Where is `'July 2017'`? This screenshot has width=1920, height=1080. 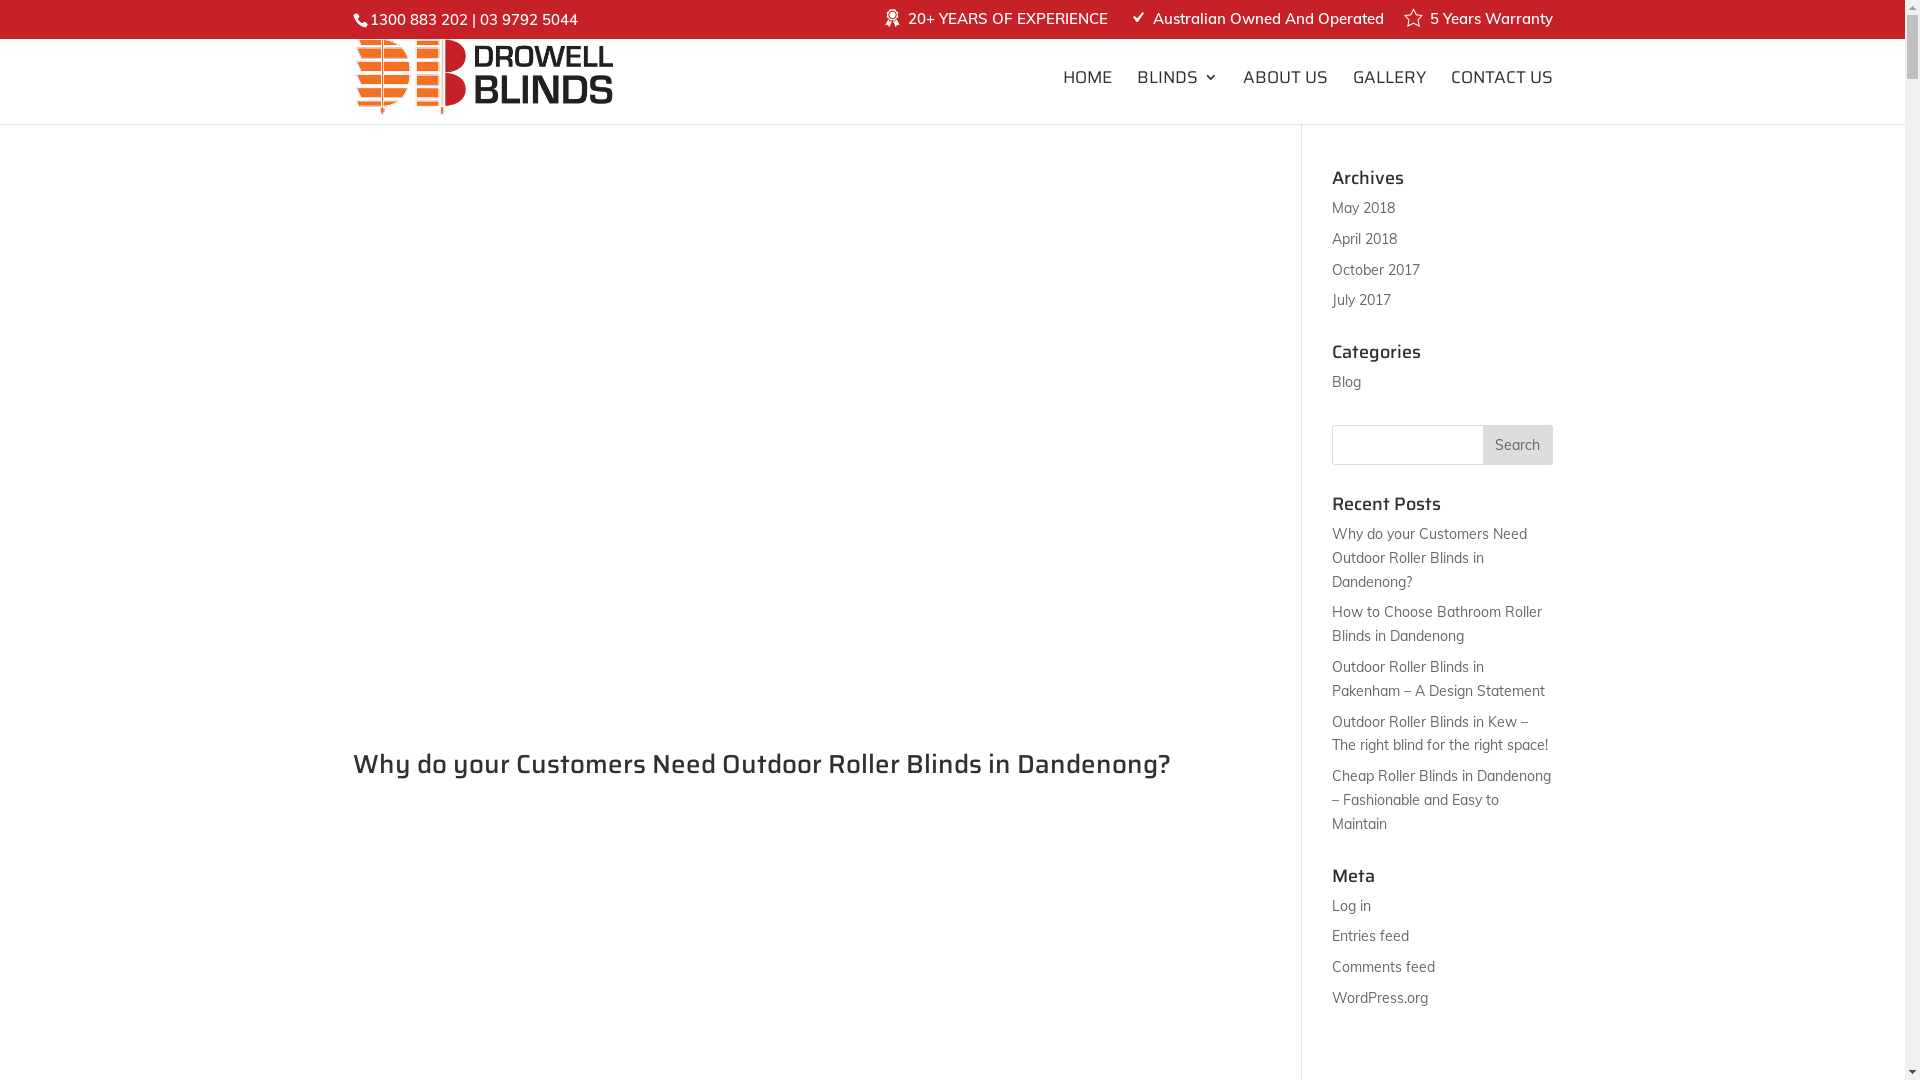
'July 2017' is located at coordinates (1360, 300).